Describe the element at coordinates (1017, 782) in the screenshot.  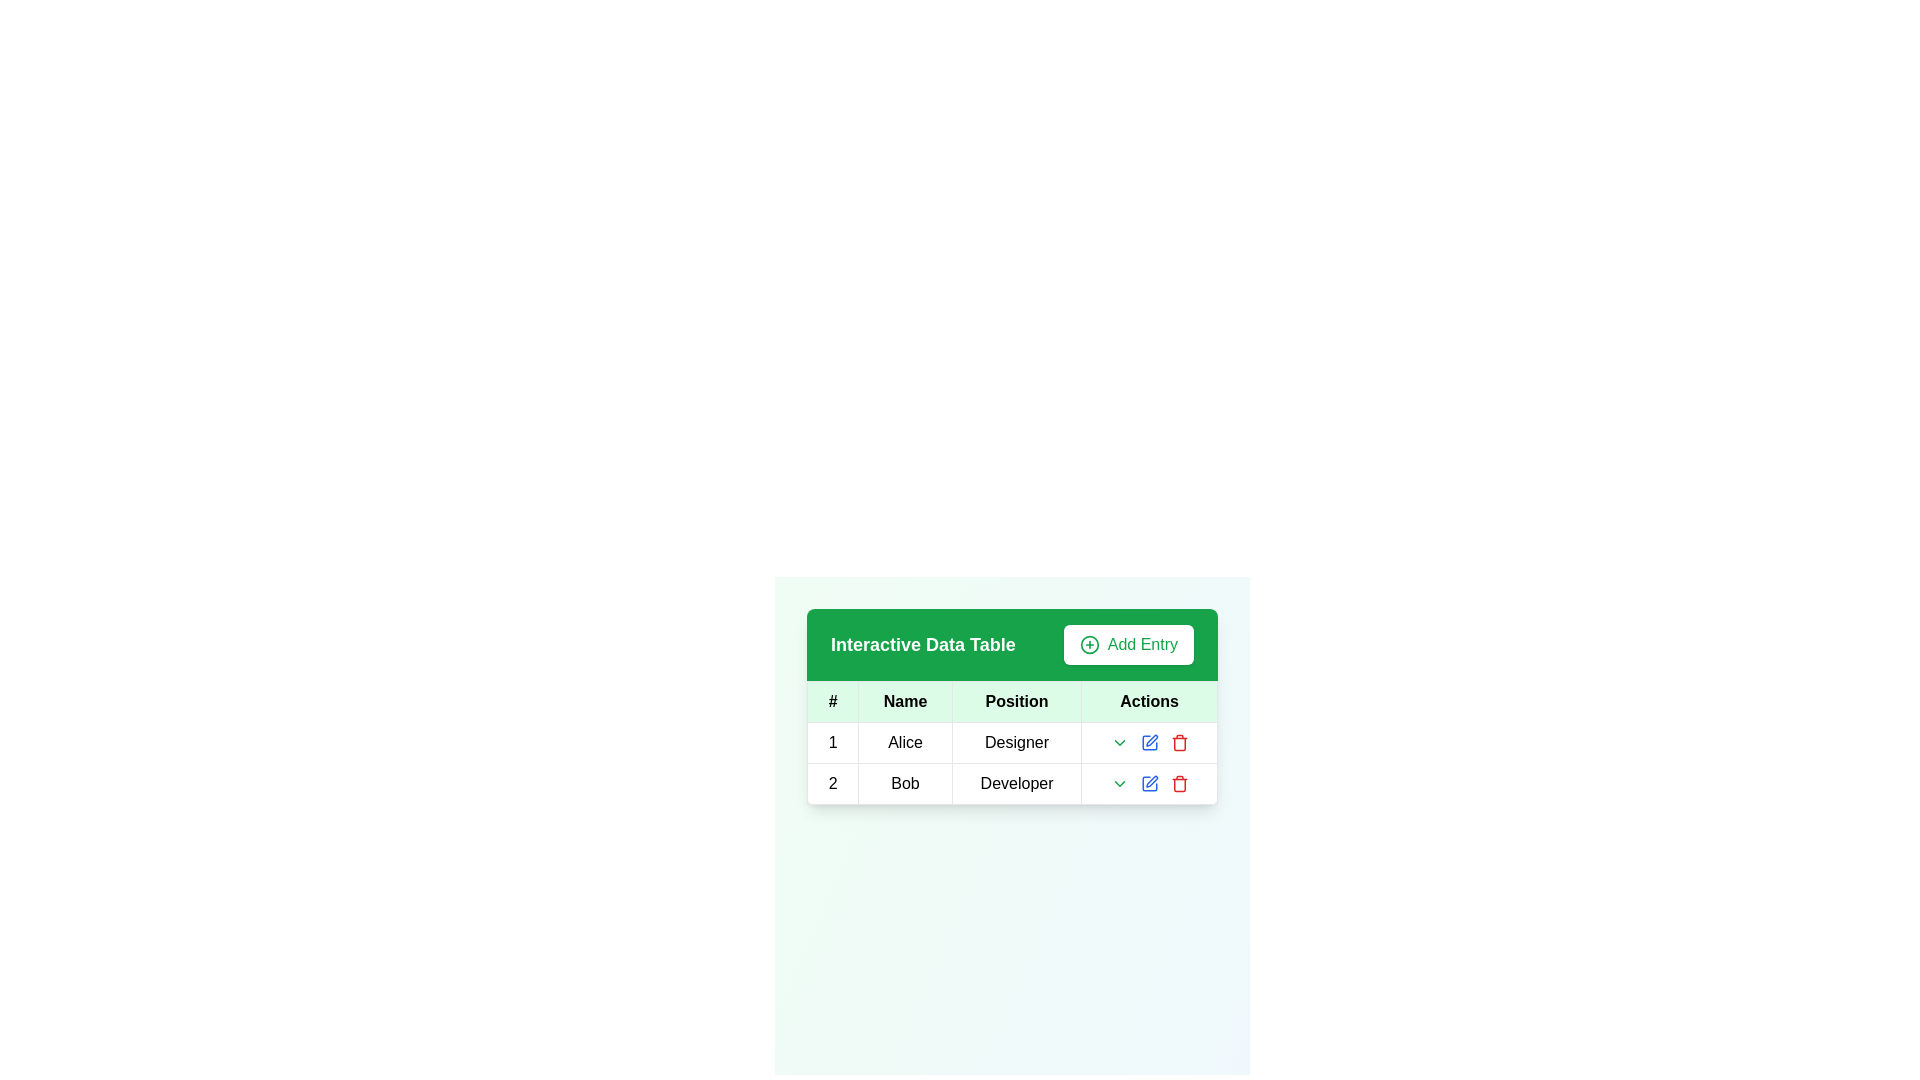
I see `the table cell that displays the job title of 'Bob' in the second row under the 'Position' column` at that location.